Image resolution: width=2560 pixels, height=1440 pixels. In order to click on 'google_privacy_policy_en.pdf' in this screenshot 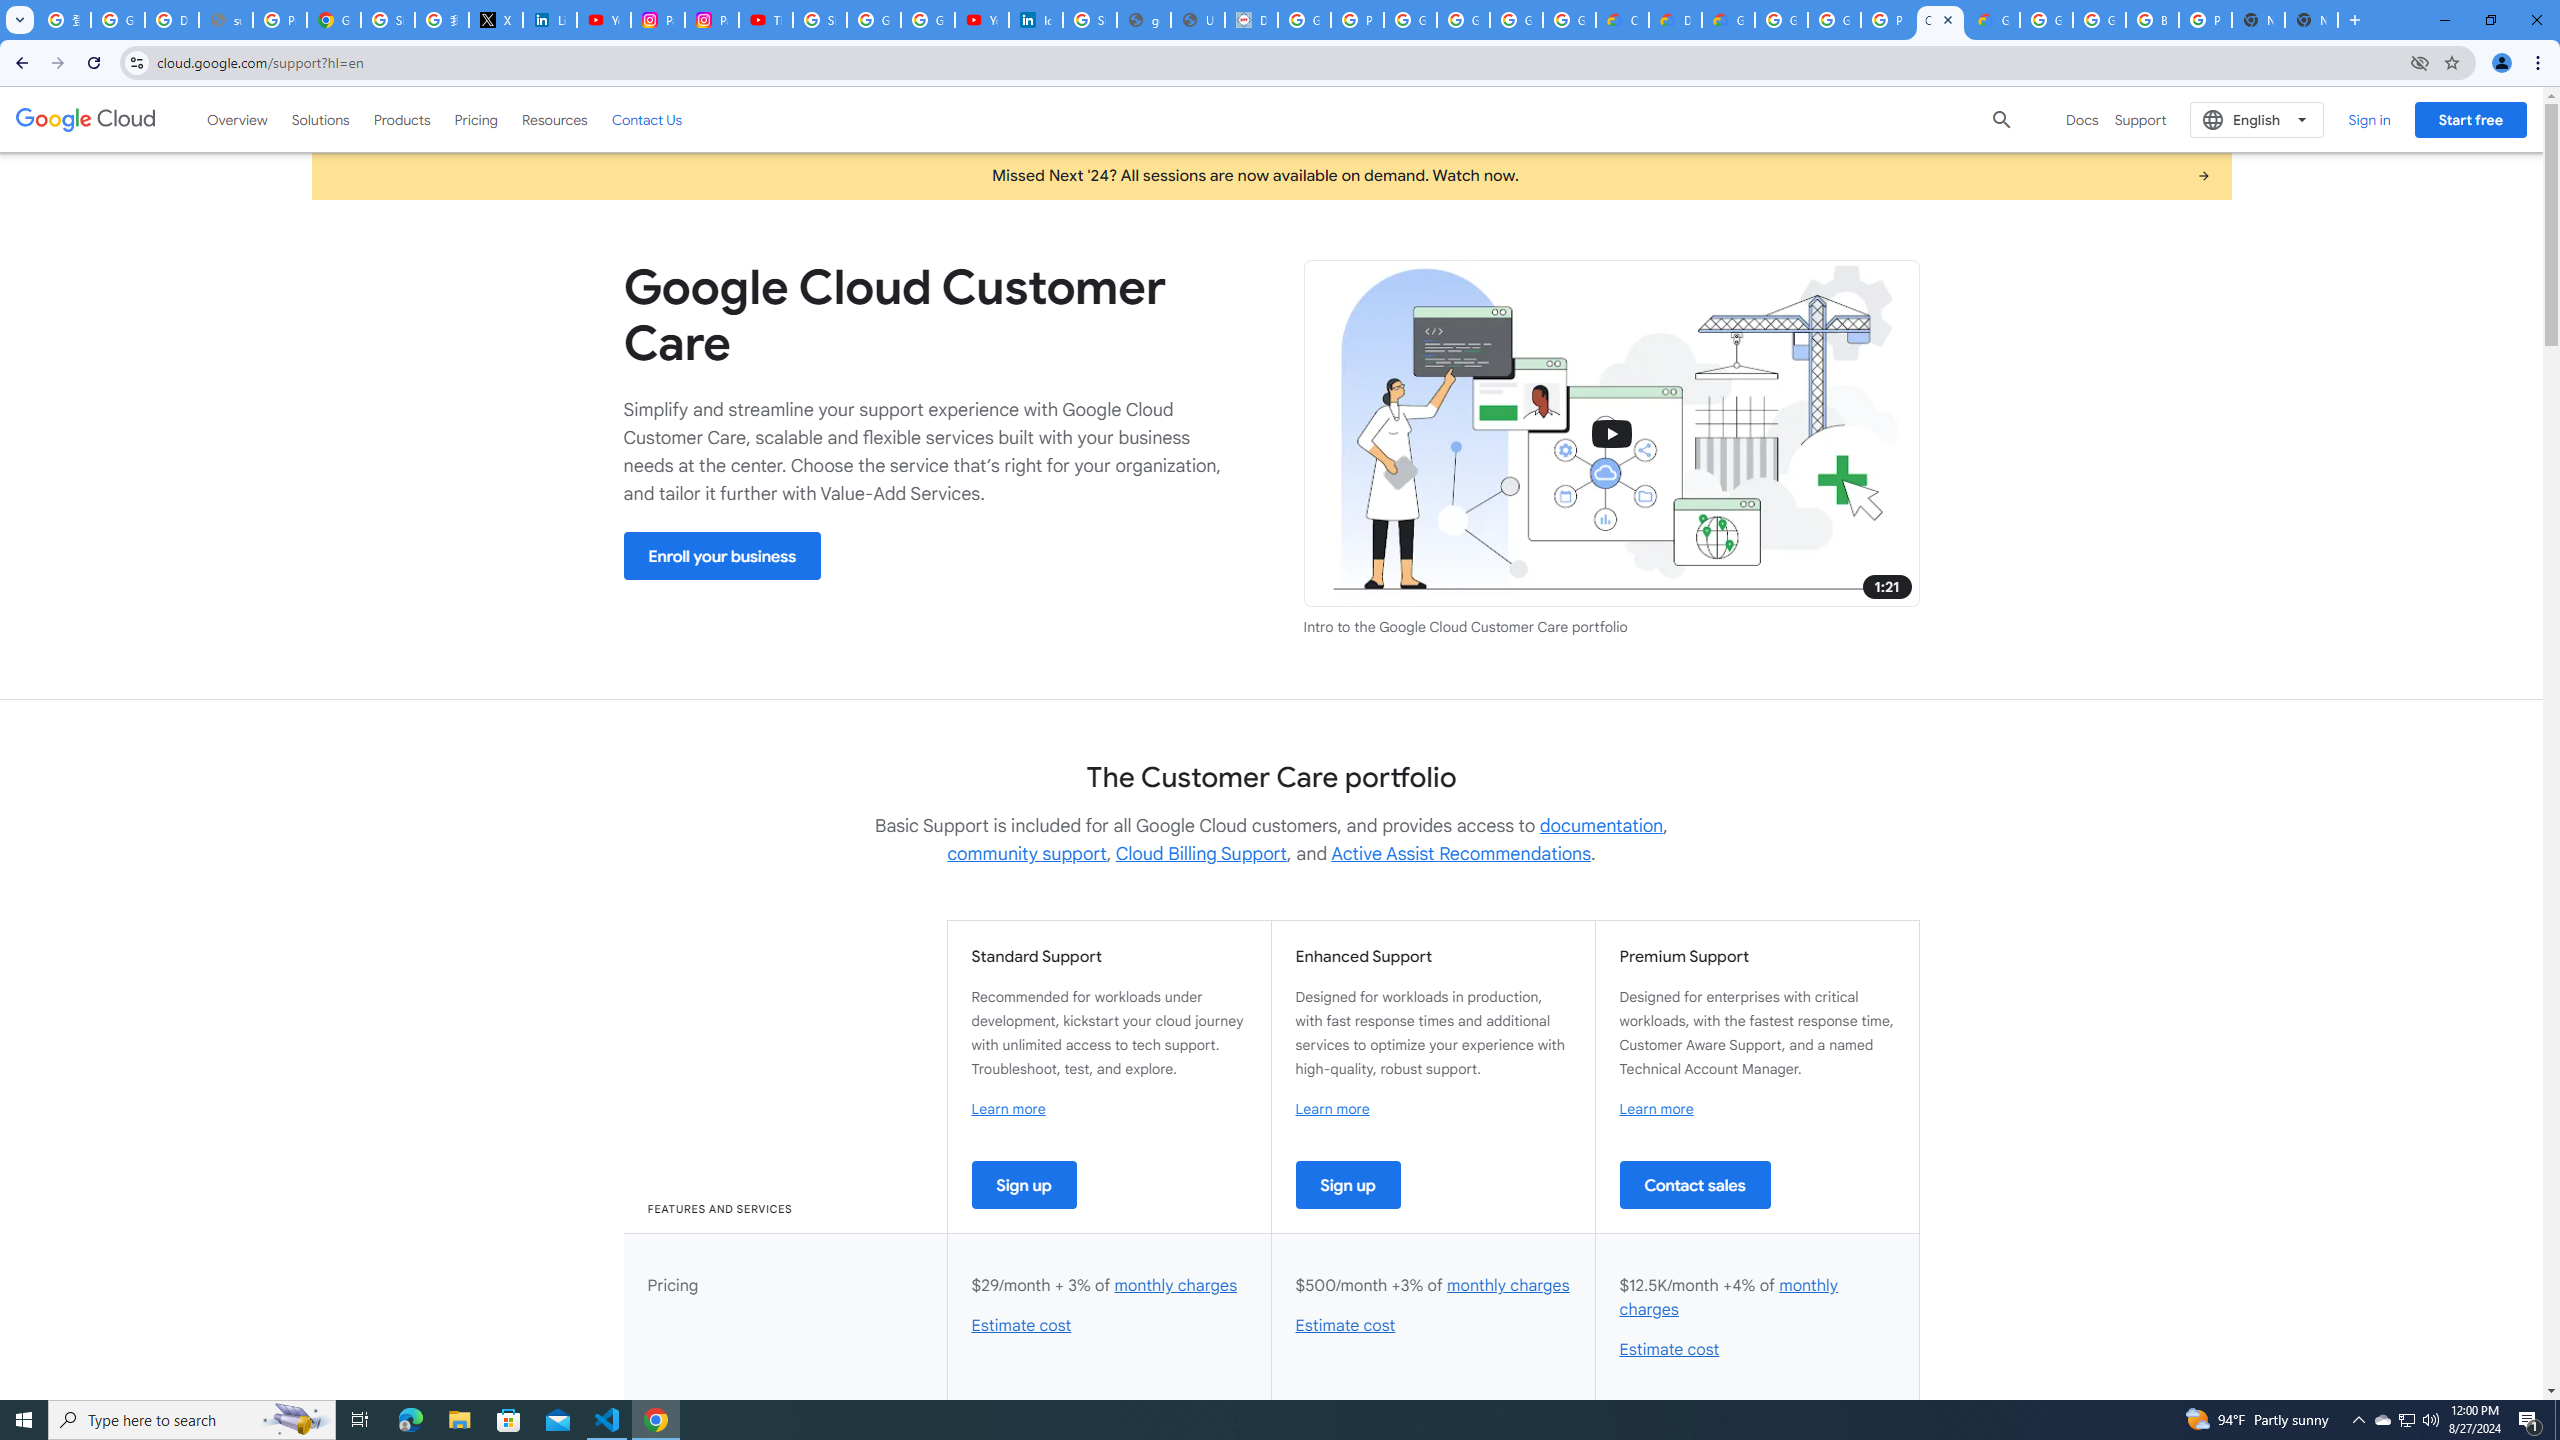, I will do `click(1144, 19)`.